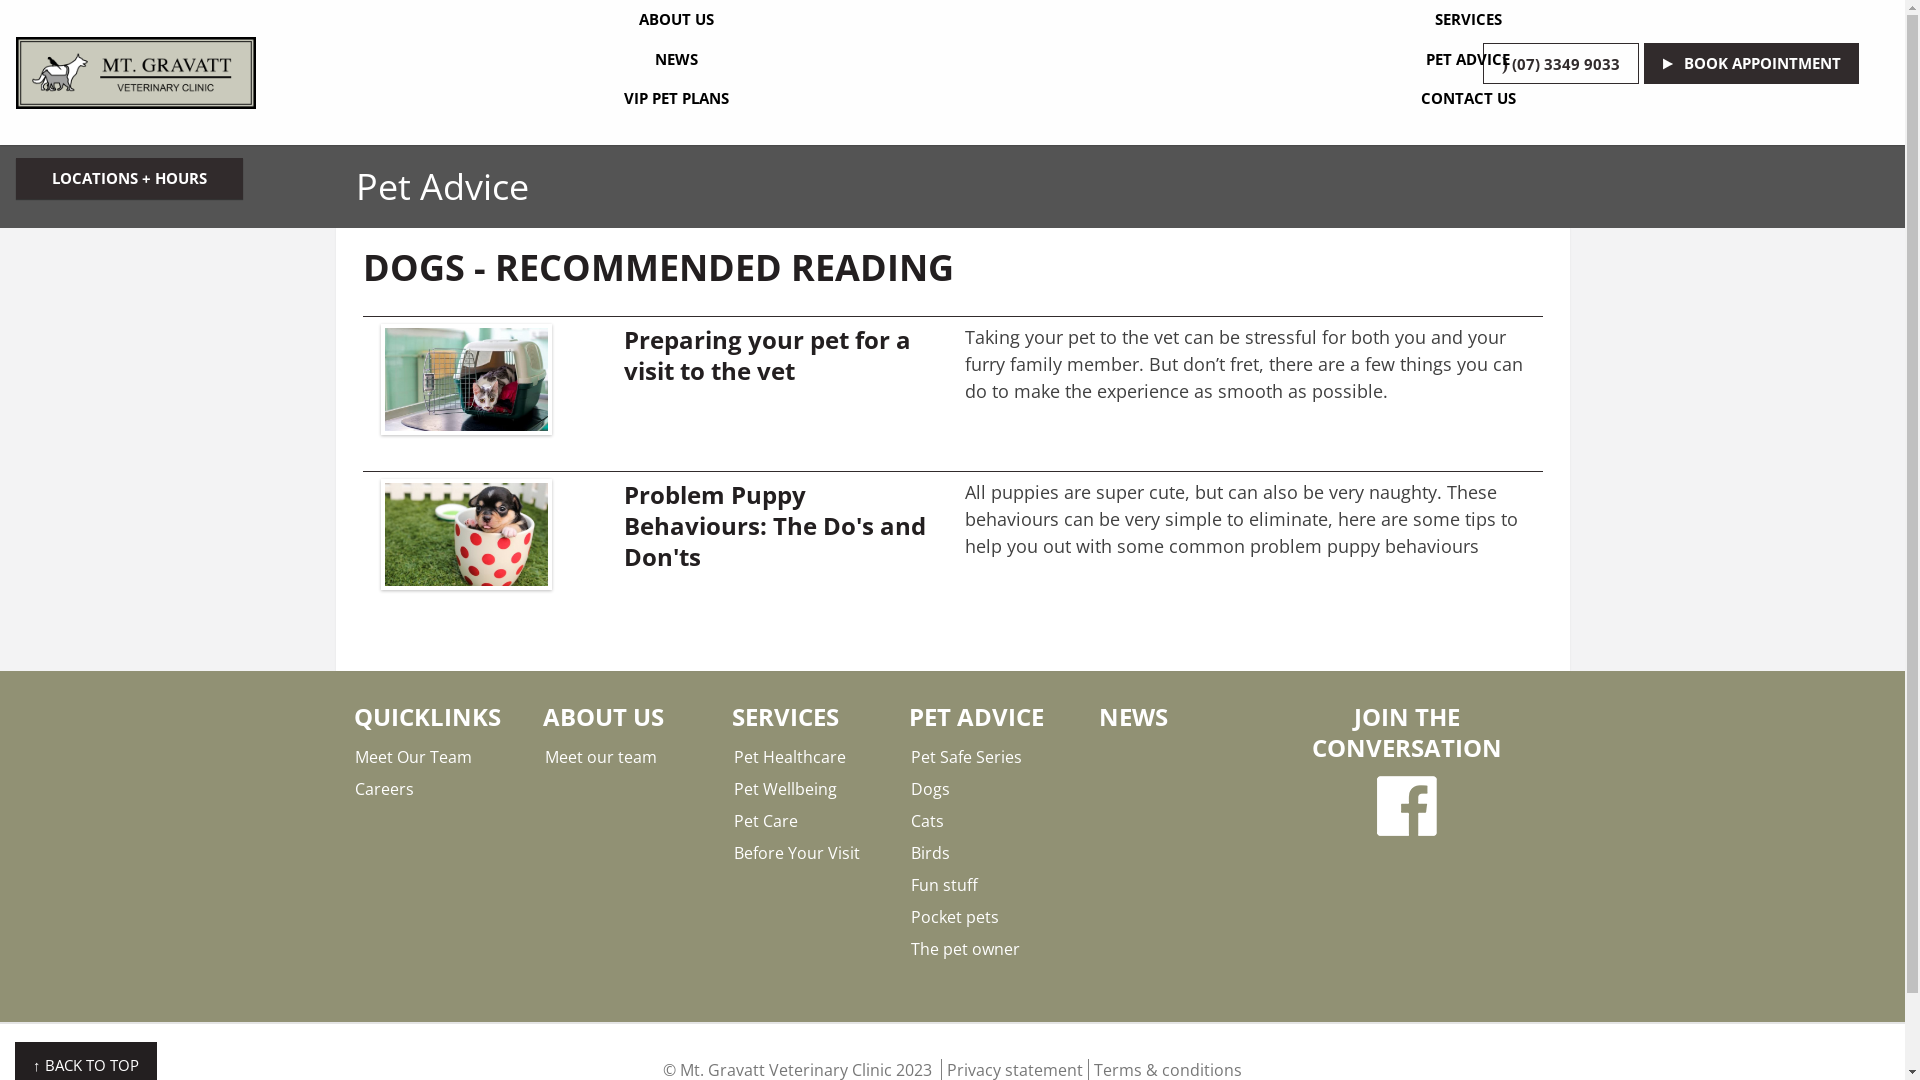  What do you see at coordinates (676, 19) in the screenshot?
I see `'ABOUT US'` at bounding box center [676, 19].